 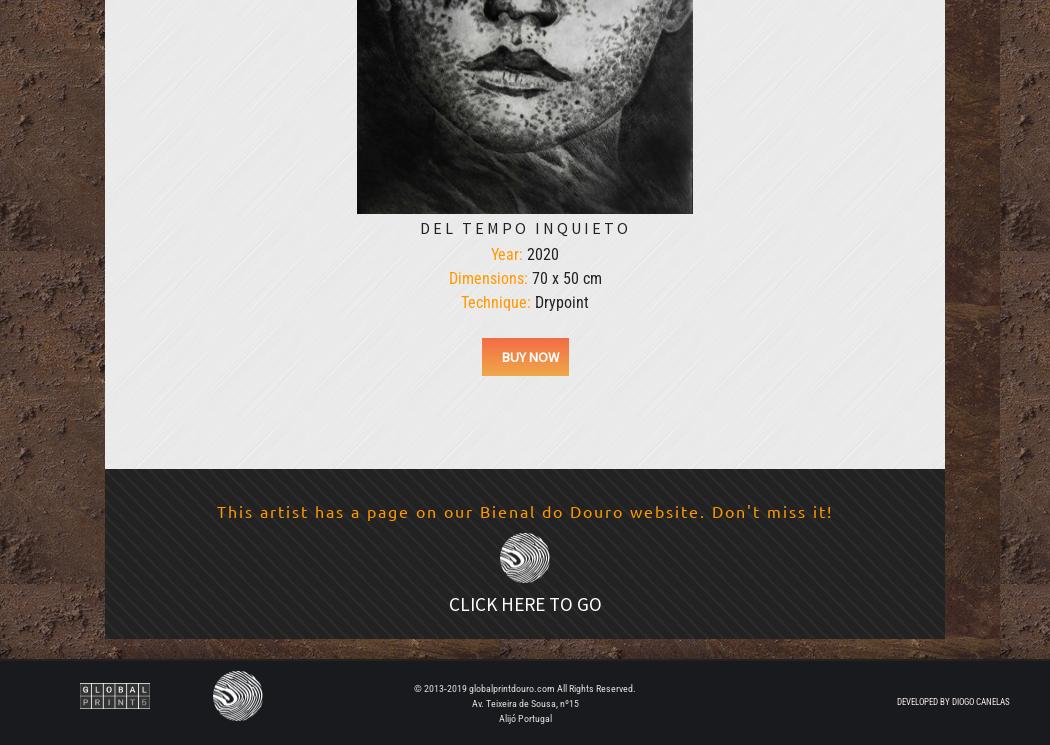 I want to click on 'Click here to go', so click(x=523, y=602).